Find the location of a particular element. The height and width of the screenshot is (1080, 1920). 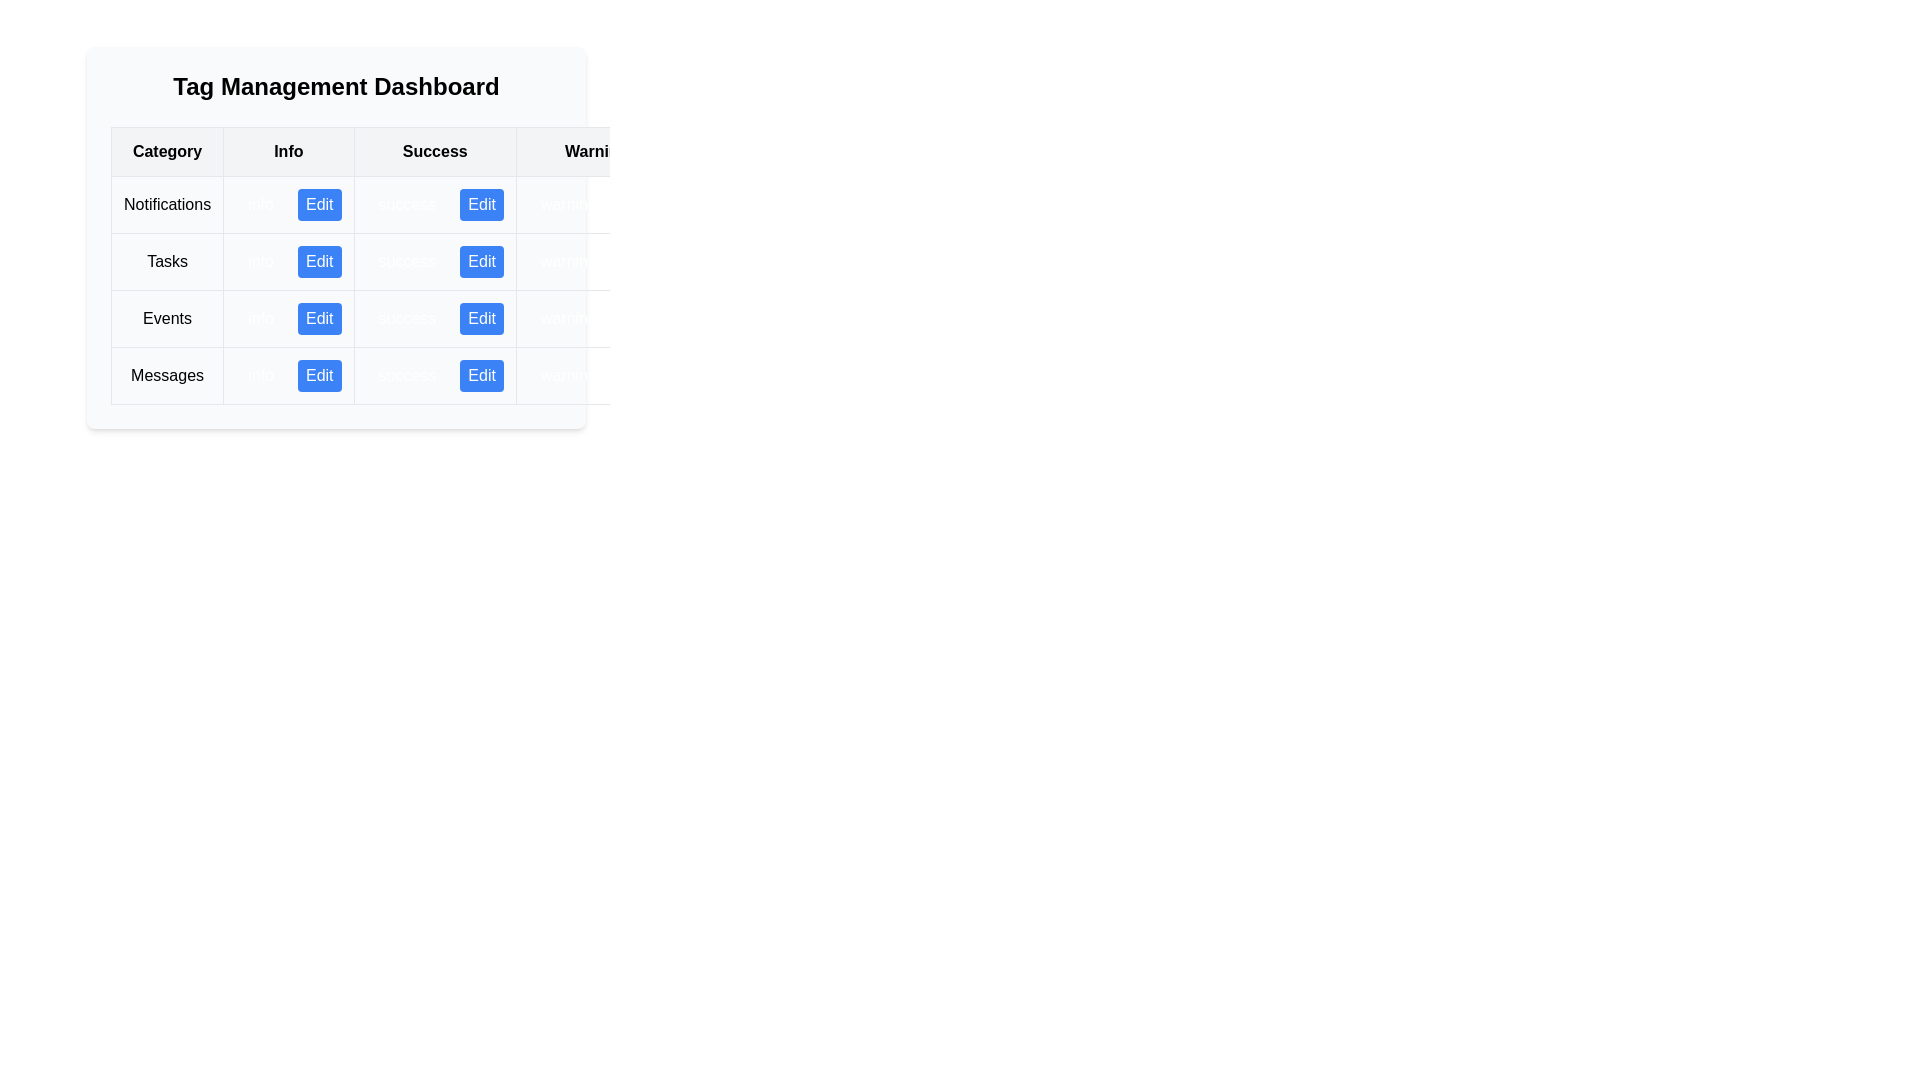

the 'Messages' label in the first column of the table, which is styled with padding and a border, and is the fourth entry under the 'Category' column is located at coordinates (167, 375).